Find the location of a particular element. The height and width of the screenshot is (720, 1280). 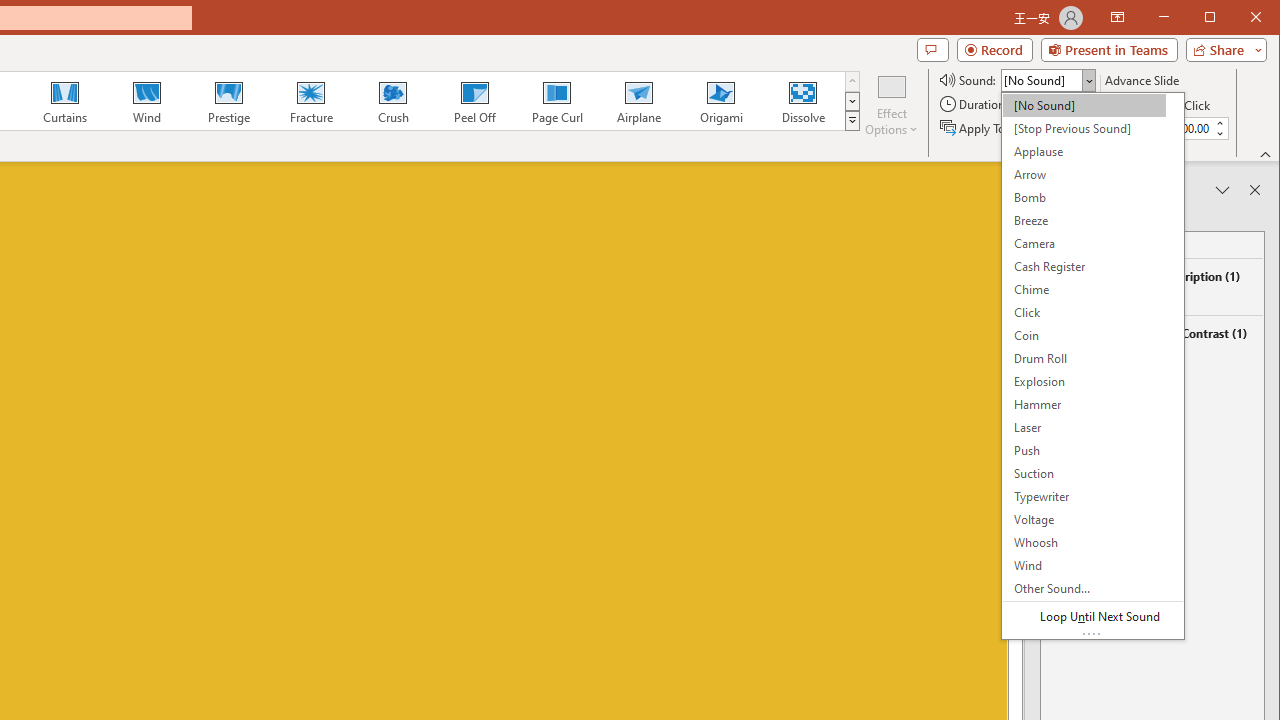

'Row up' is located at coordinates (852, 80).